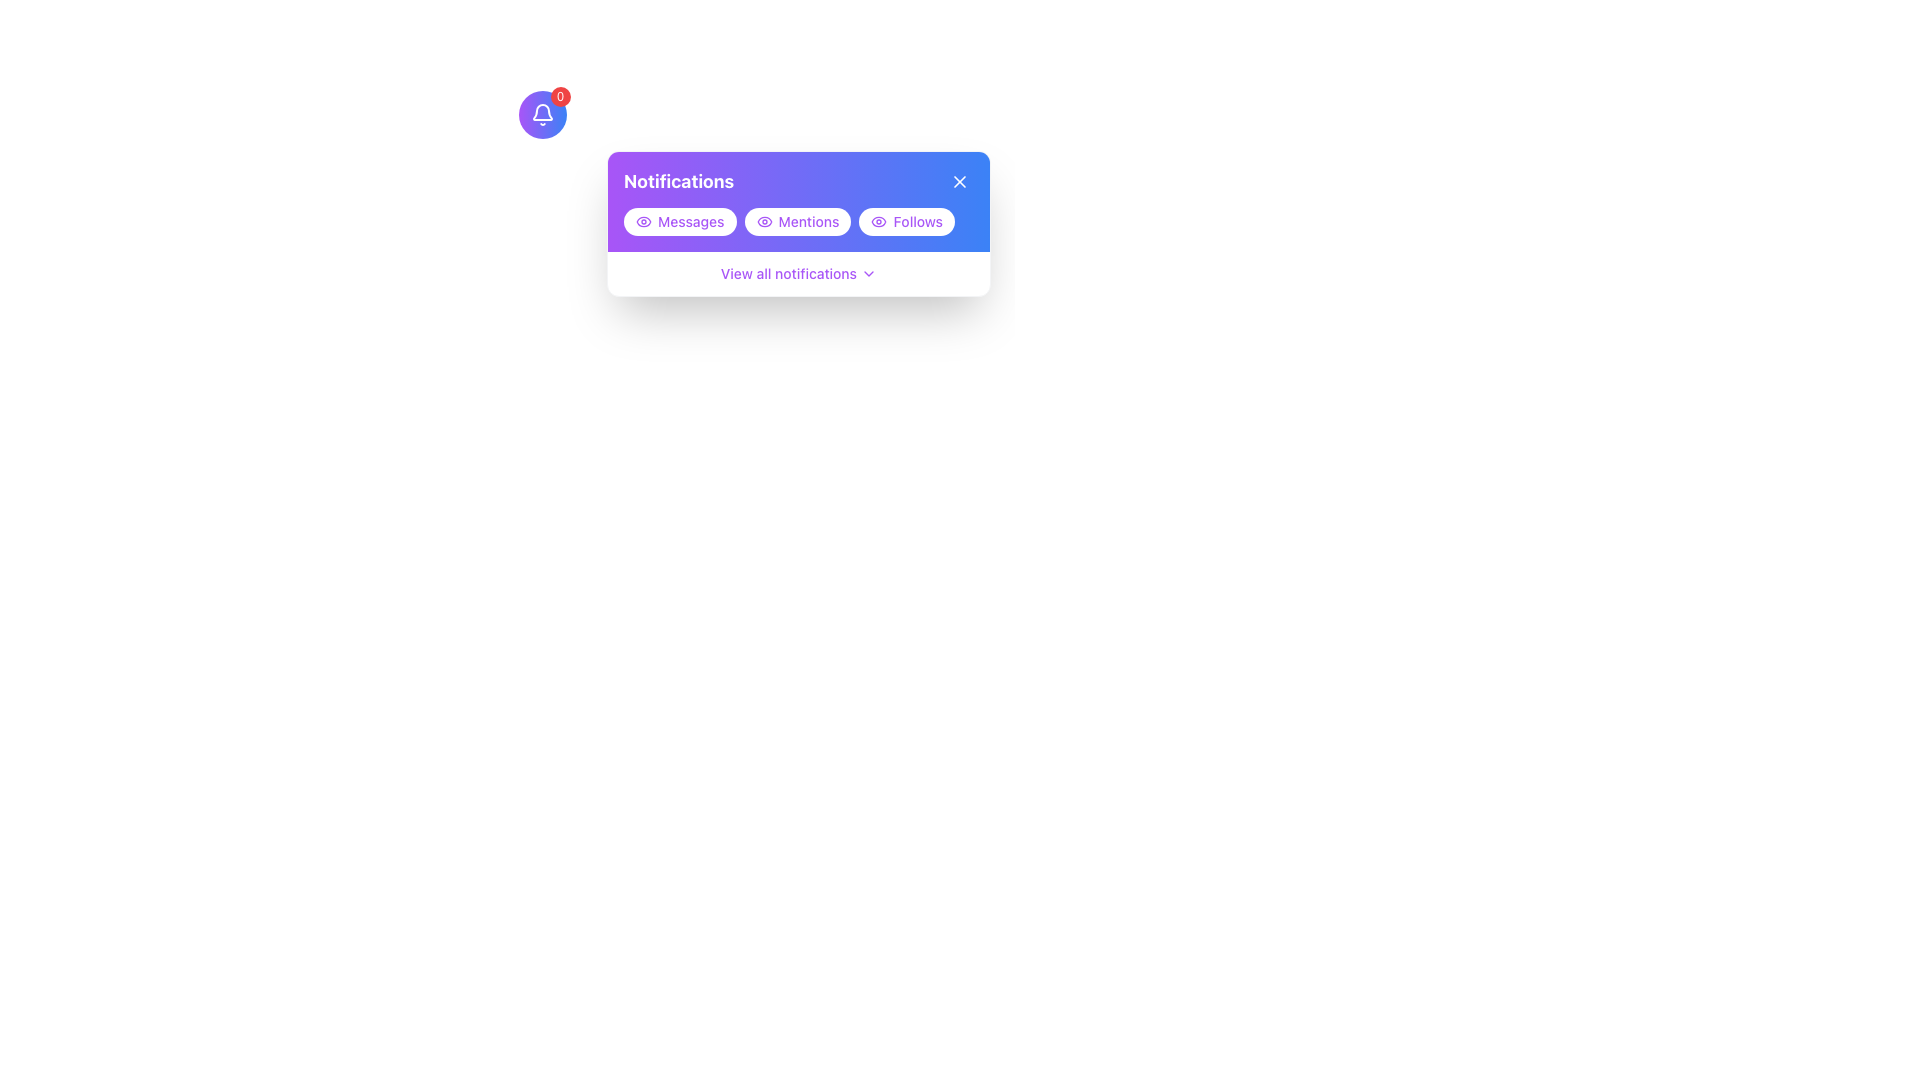  What do you see at coordinates (763, 222) in the screenshot?
I see `the eye icon located within the 'Mentions' notification panel, which is the only graphical component next to the 'Mentions' text` at bounding box center [763, 222].